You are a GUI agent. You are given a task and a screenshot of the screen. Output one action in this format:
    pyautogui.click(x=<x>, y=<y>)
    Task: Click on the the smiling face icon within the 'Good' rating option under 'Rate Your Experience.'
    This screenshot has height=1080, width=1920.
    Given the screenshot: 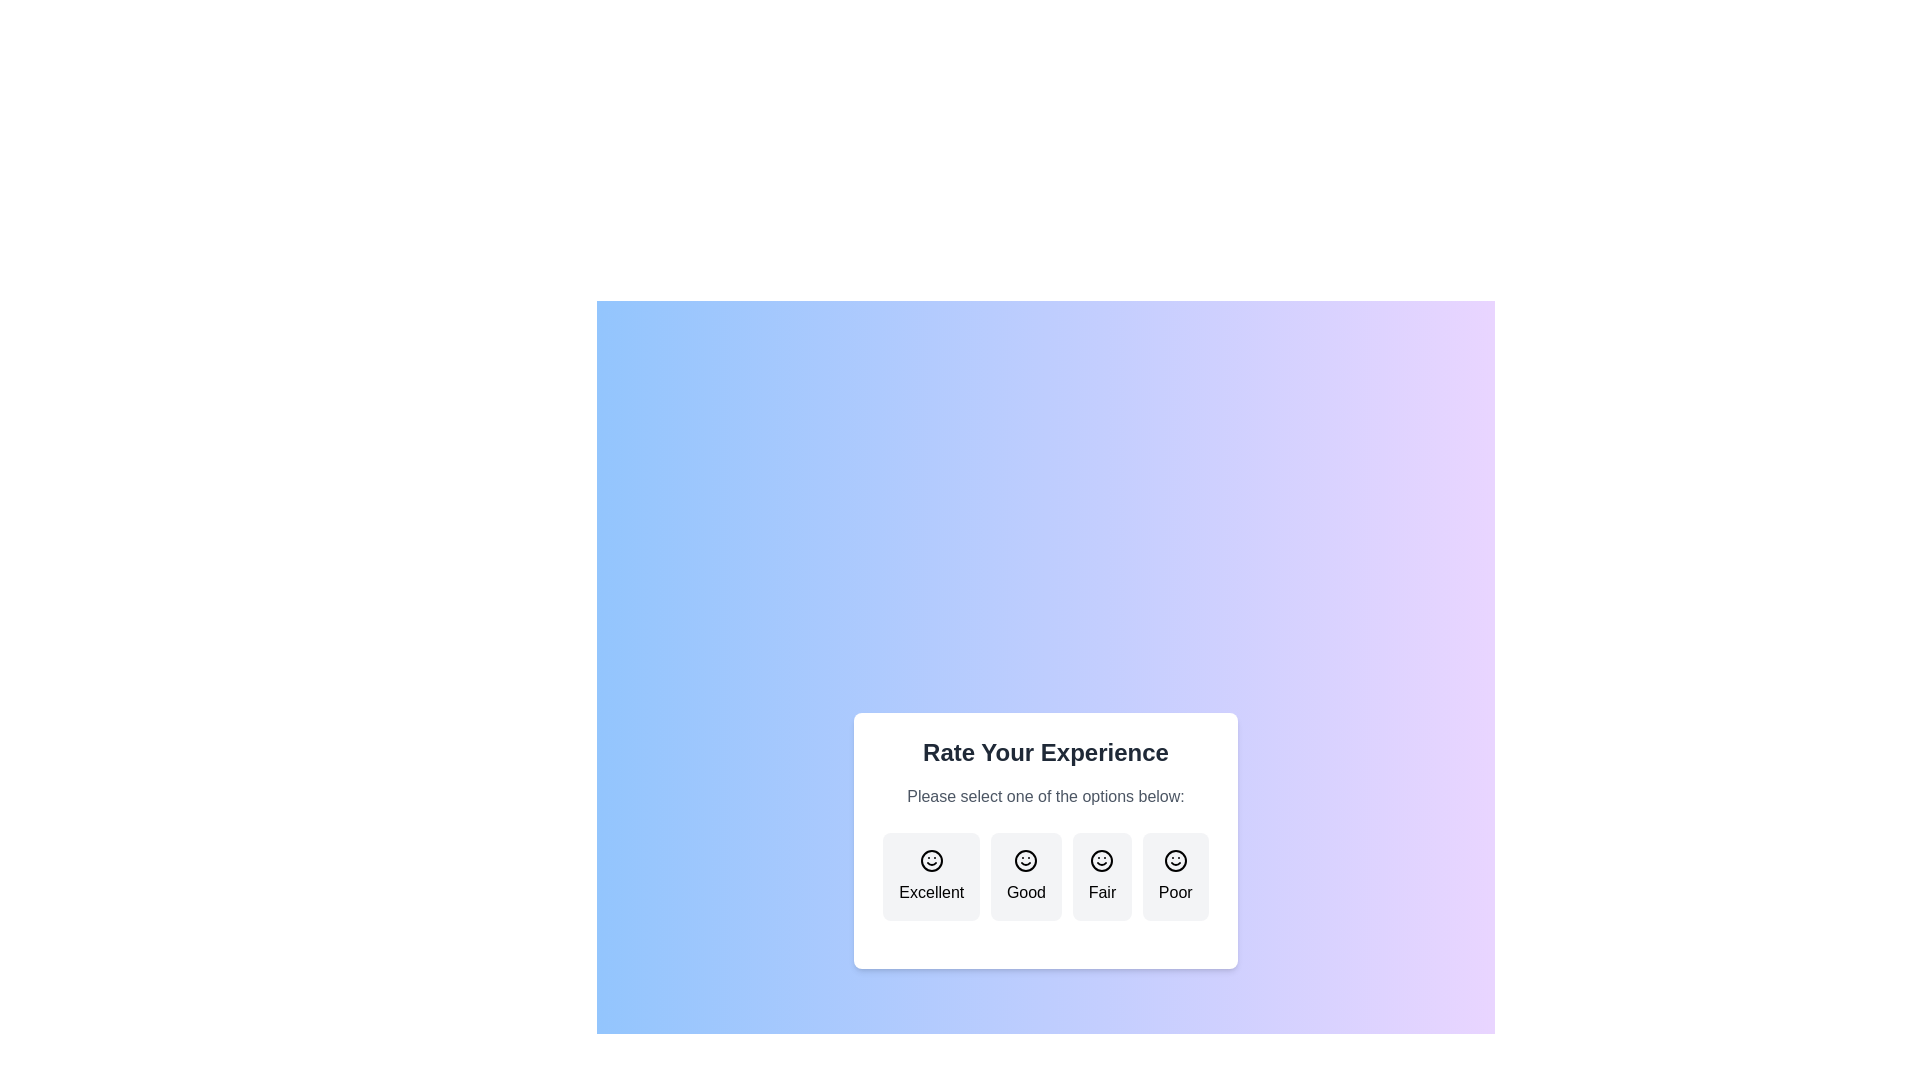 What is the action you would take?
    pyautogui.click(x=1026, y=859)
    